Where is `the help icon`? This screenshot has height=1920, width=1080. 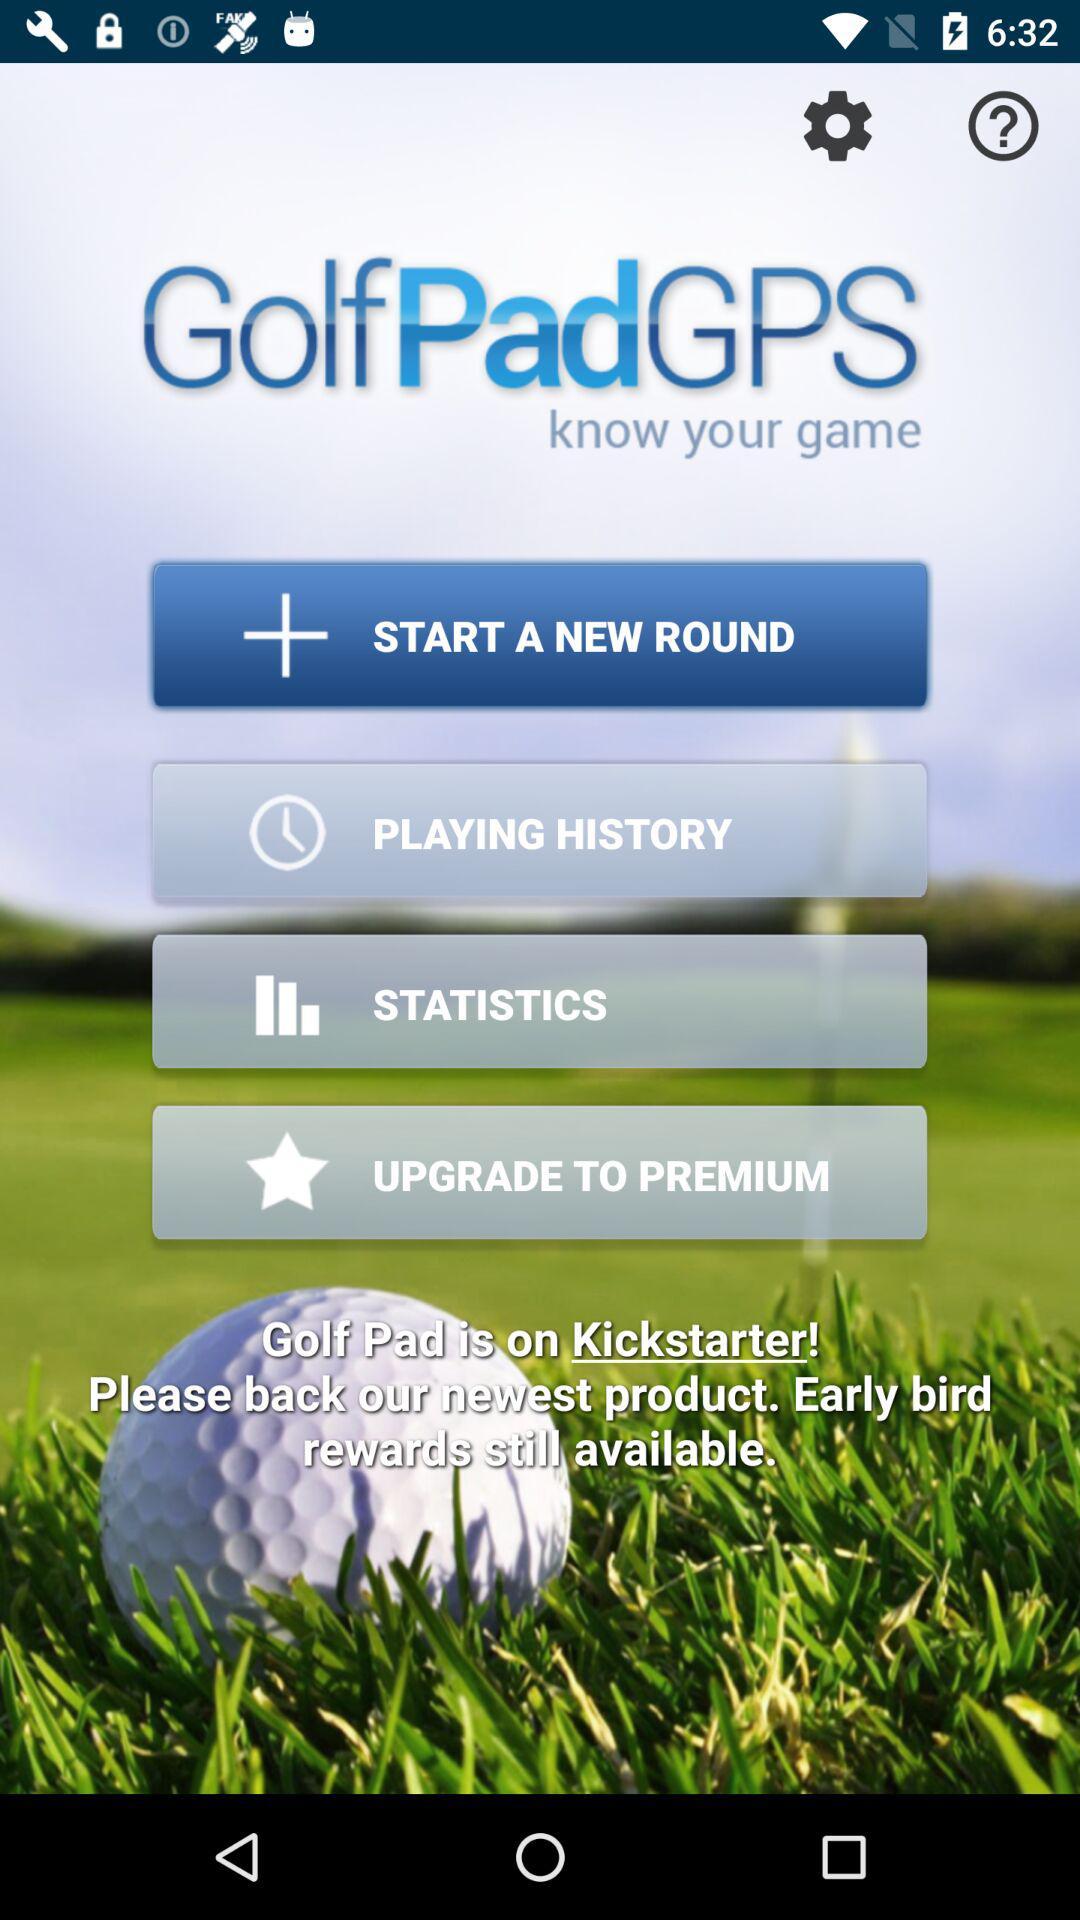 the help icon is located at coordinates (1003, 124).